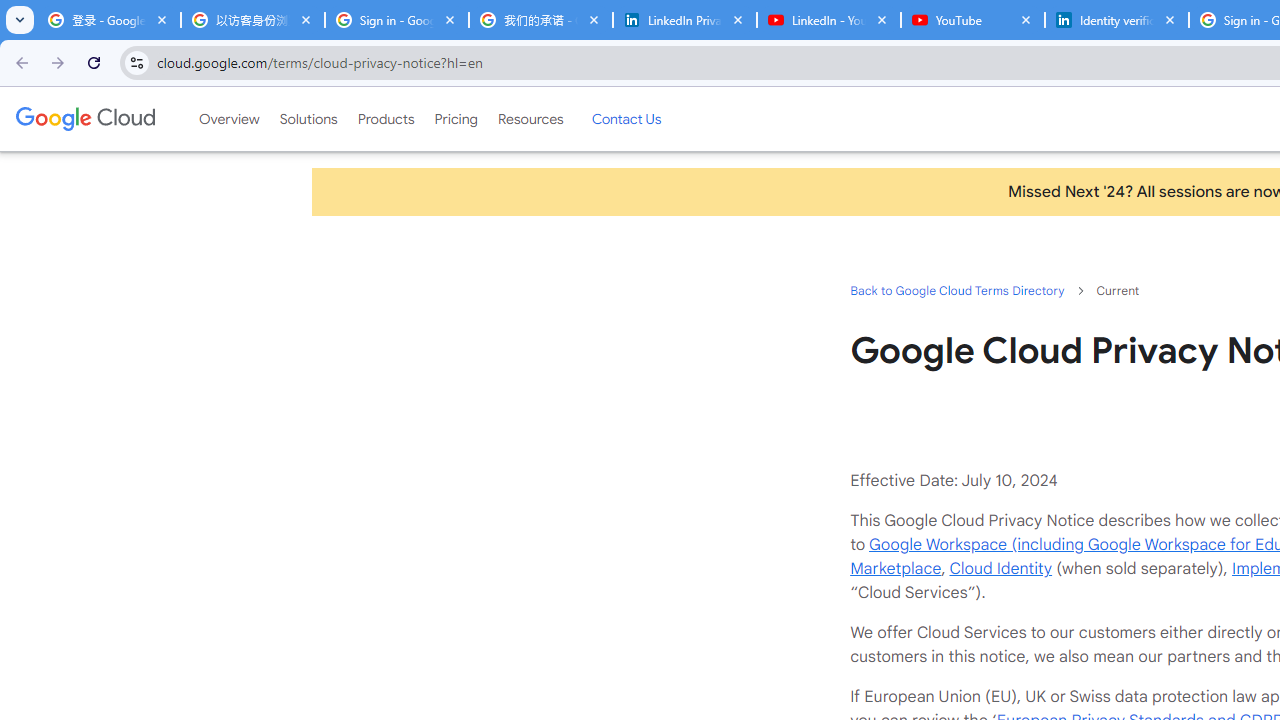 The width and height of the screenshot is (1280, 720). Describe the element at coordinates (956, 290) in the screenshot. I see `'Back to Google Cloud Terms Directory'` at that location.